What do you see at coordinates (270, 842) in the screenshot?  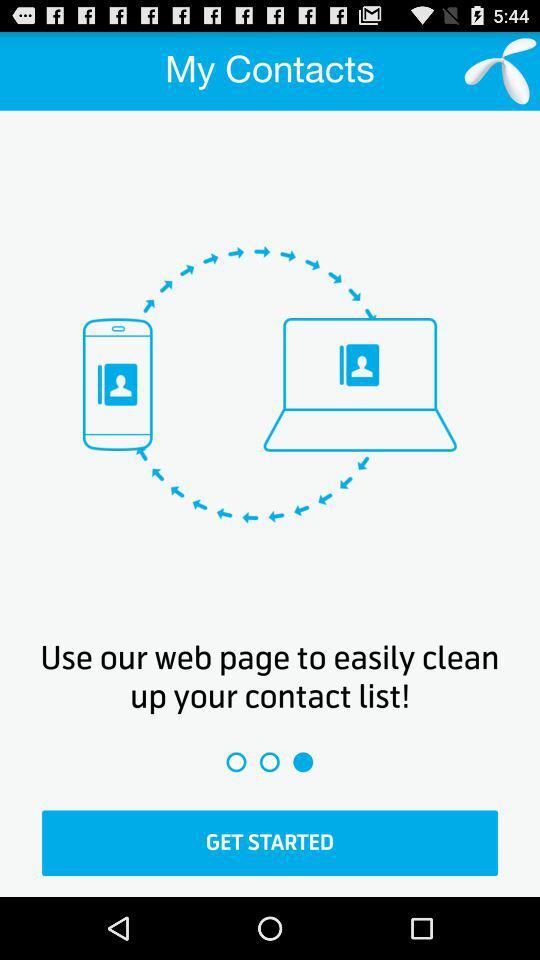 I see `get started icon` at bounding box center [270, 842].